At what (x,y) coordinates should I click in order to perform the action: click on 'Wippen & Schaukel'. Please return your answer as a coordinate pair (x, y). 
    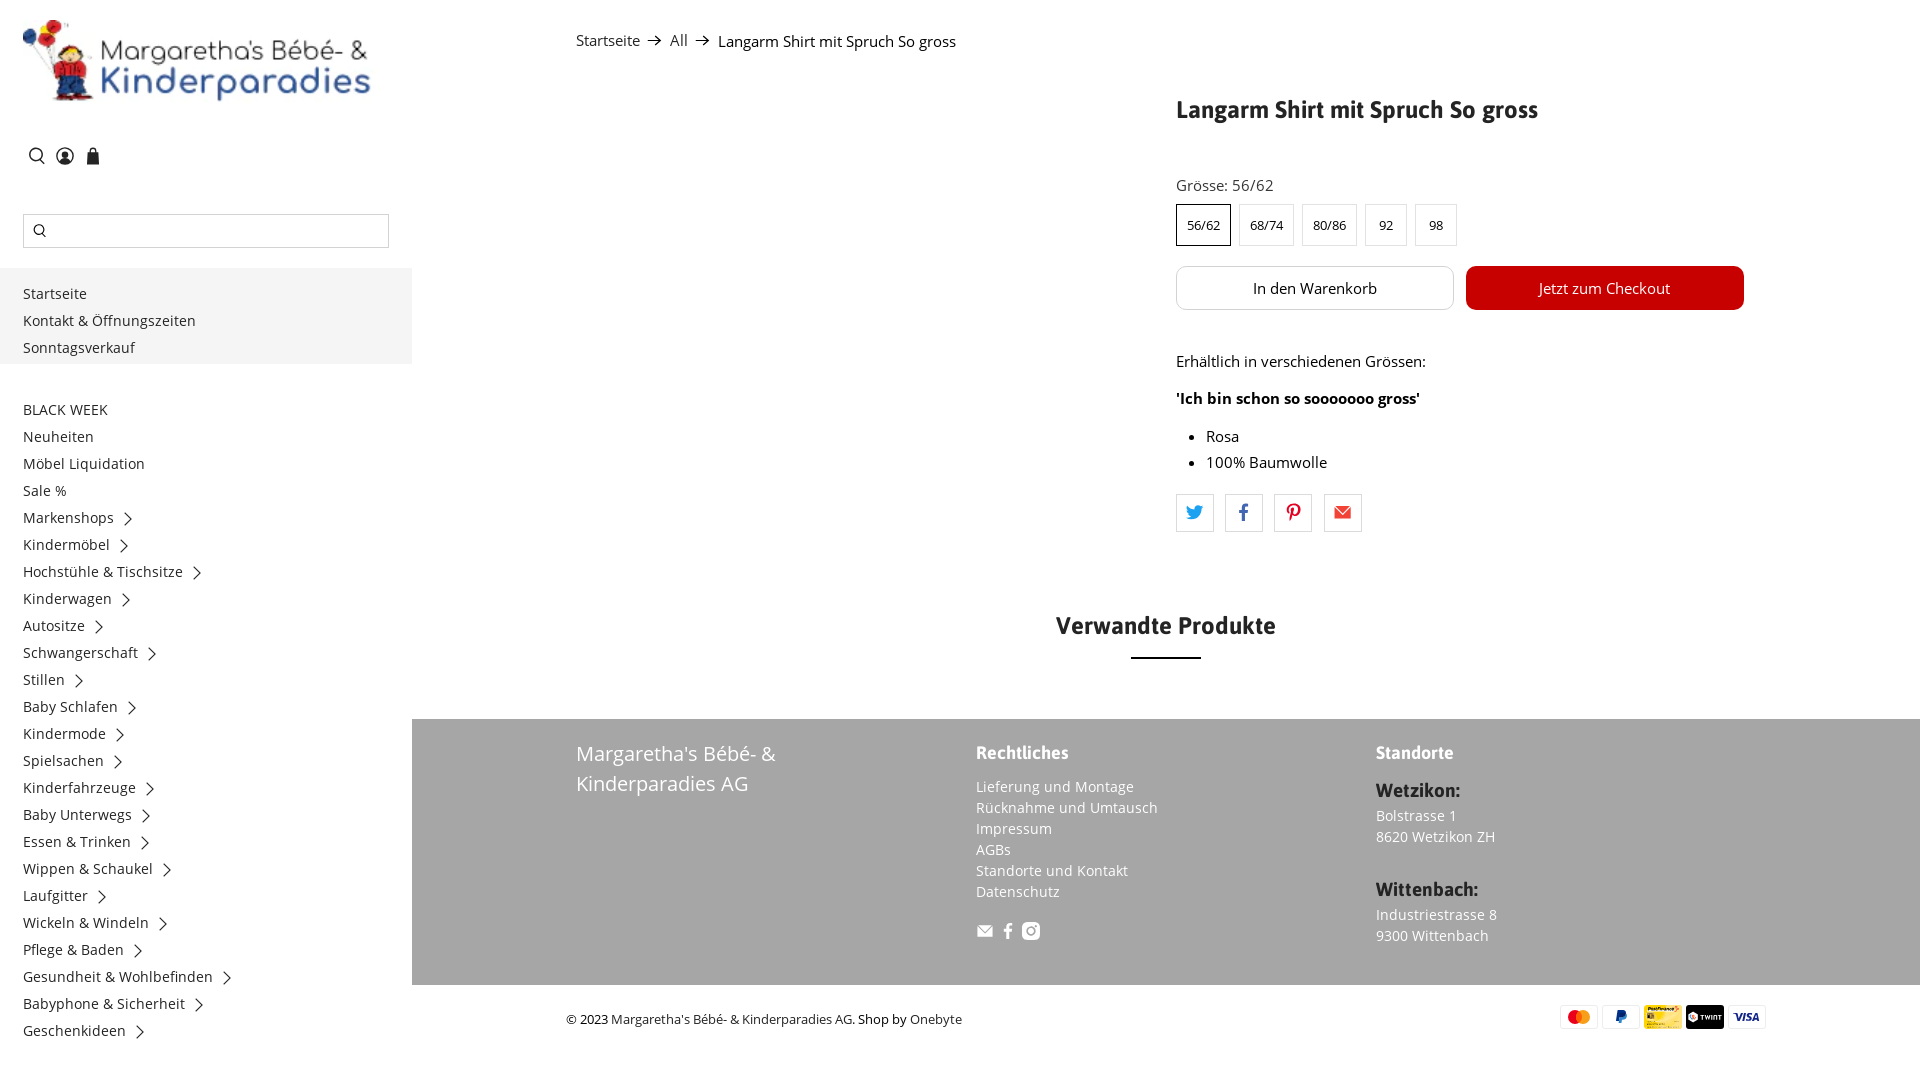
    Looking at the image, I should click on (103, 870).